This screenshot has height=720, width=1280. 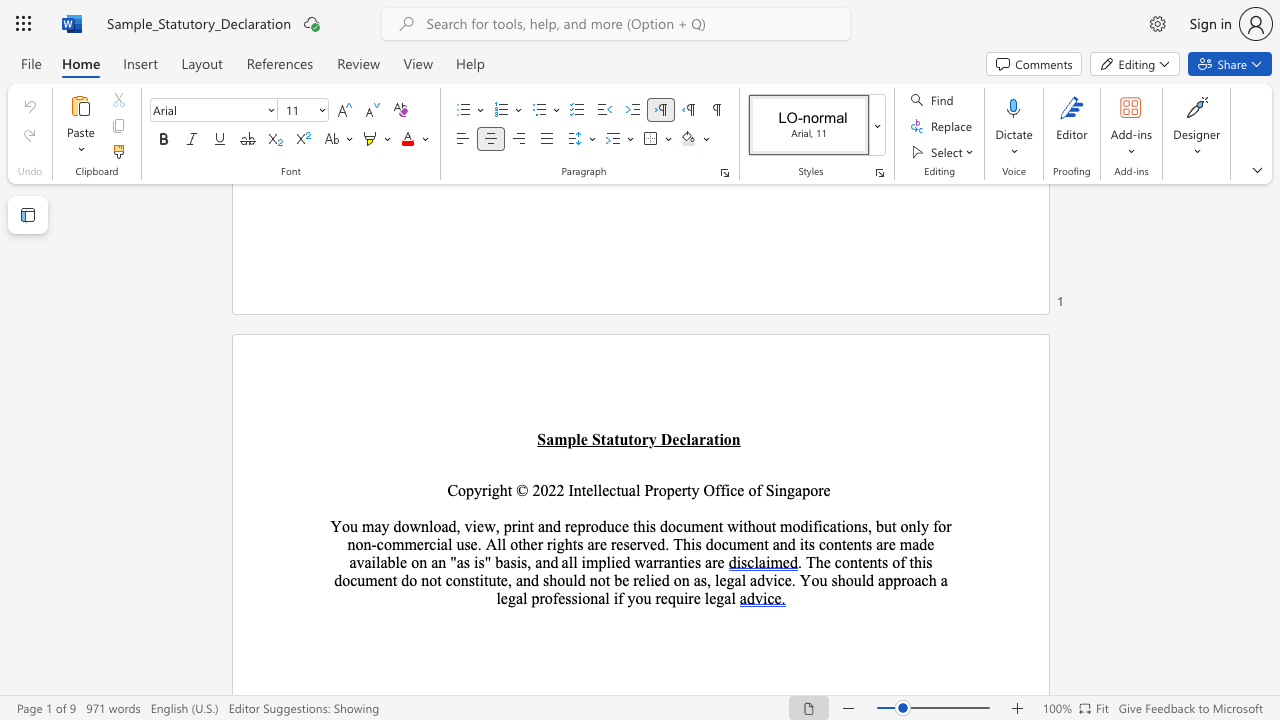 I want to click on the subset text "as, legal advice." within the text ", and should not be relied on as, legal advice. You should approach a legal professional if you", so click(x=693, y=580).